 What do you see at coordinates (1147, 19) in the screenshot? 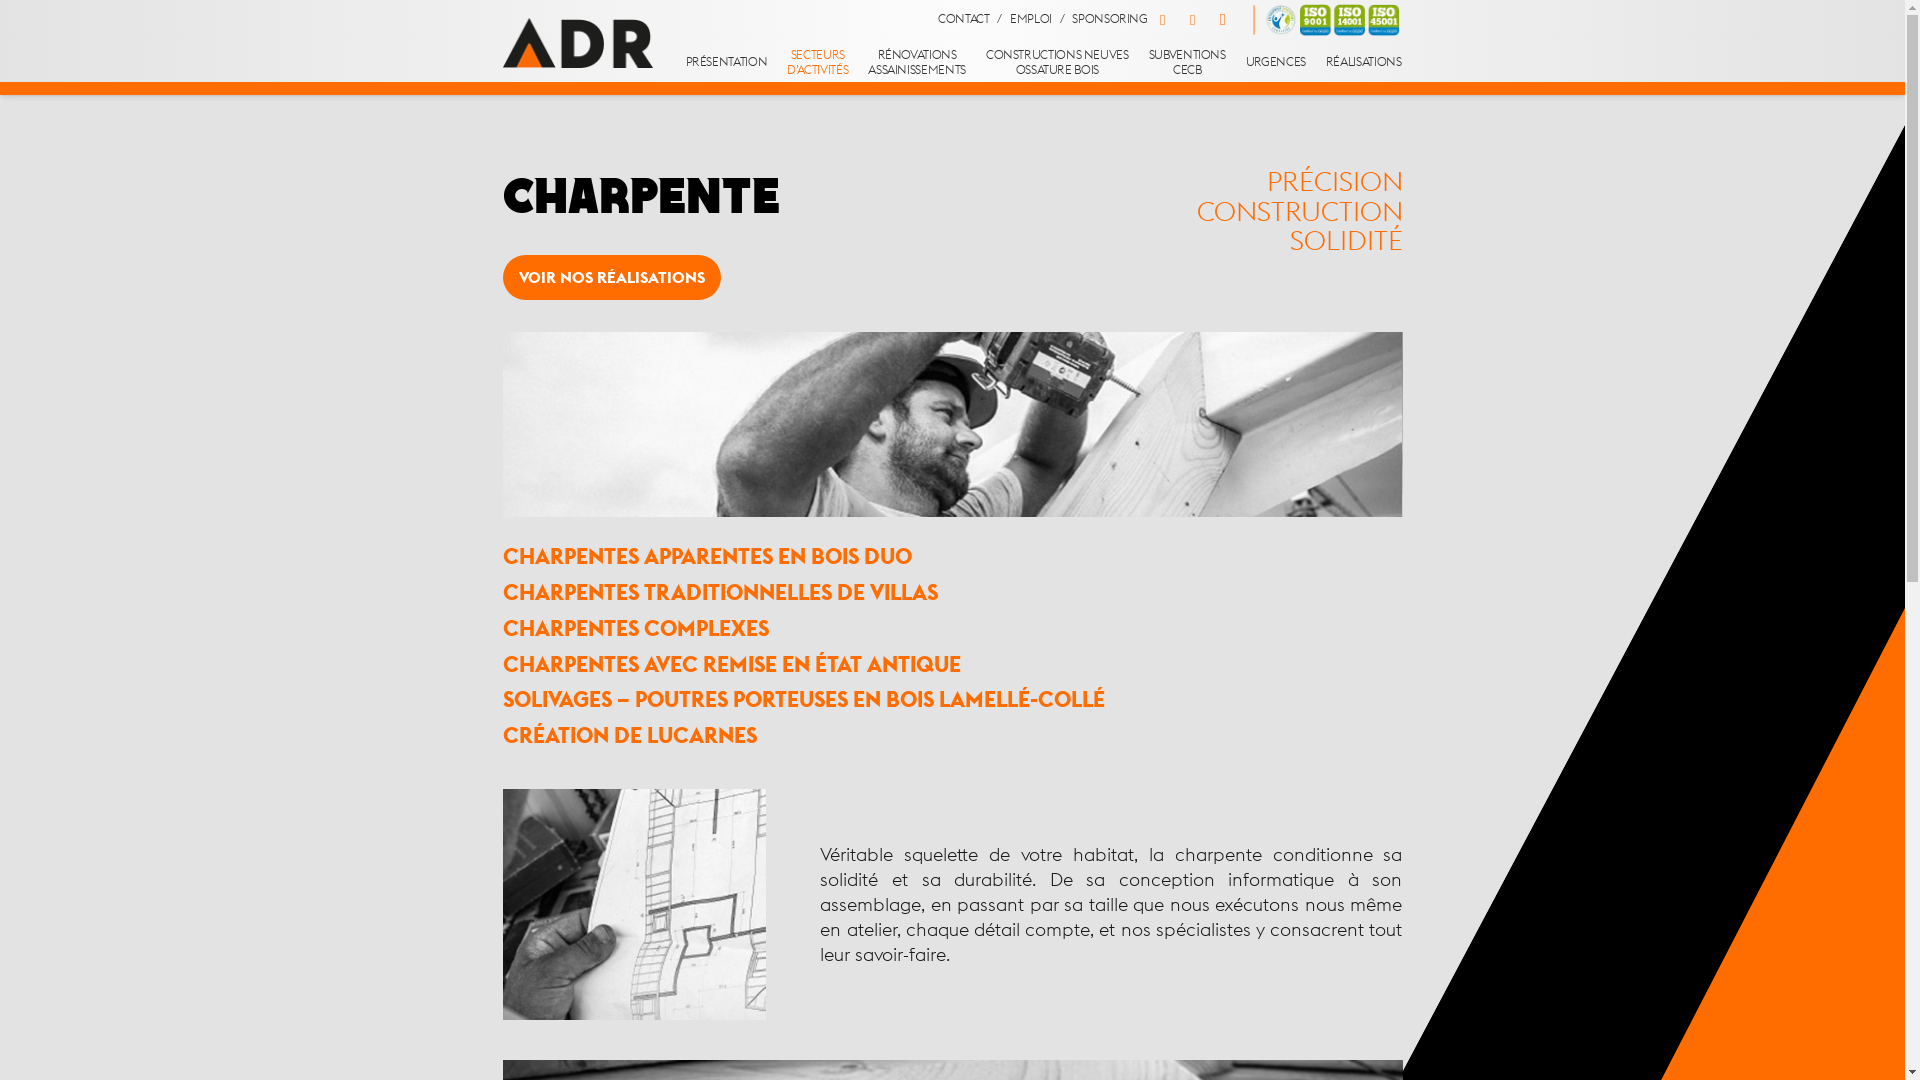
I see `'Facebook'` at bounding box center [1147, 19].